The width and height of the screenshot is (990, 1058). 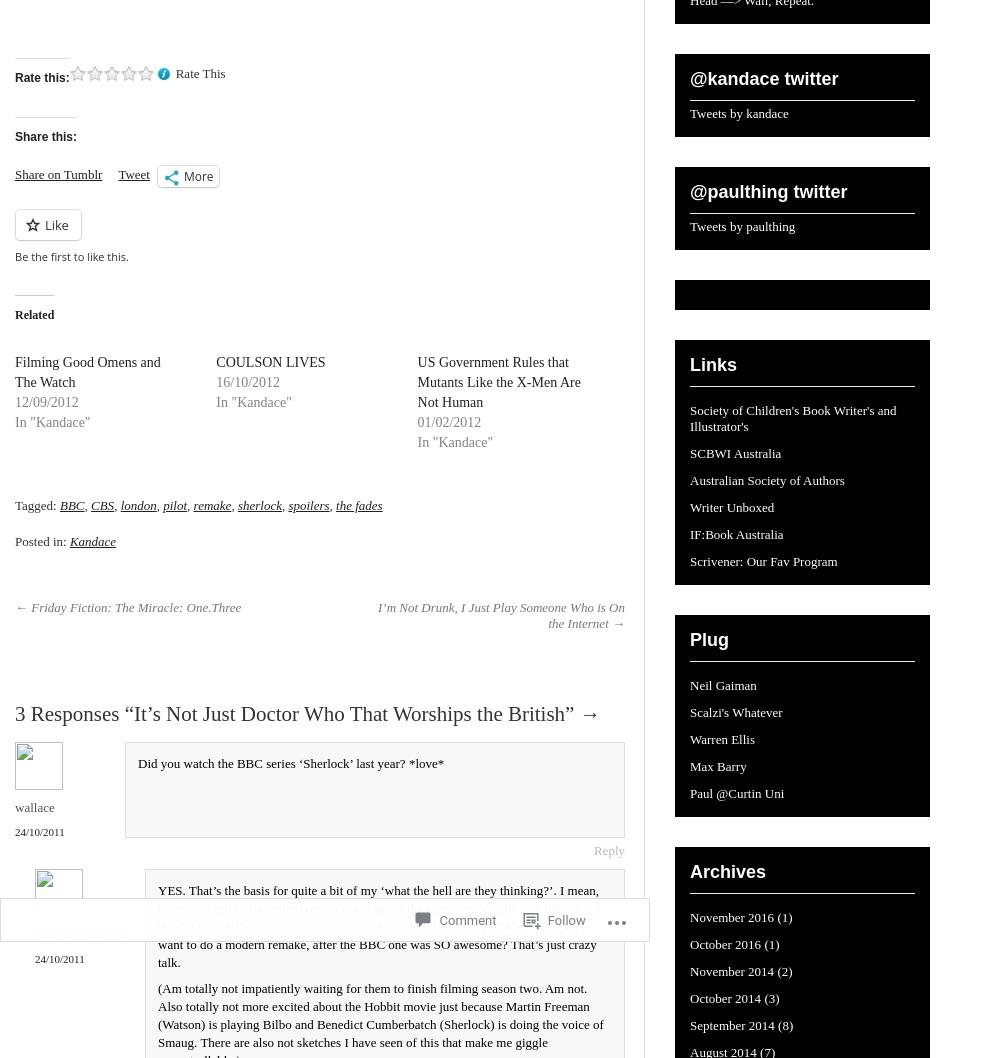 What do you see at coordinates (727, 870) in the screenshot?
I see `'Archives'` at bounding box center [727, 870].